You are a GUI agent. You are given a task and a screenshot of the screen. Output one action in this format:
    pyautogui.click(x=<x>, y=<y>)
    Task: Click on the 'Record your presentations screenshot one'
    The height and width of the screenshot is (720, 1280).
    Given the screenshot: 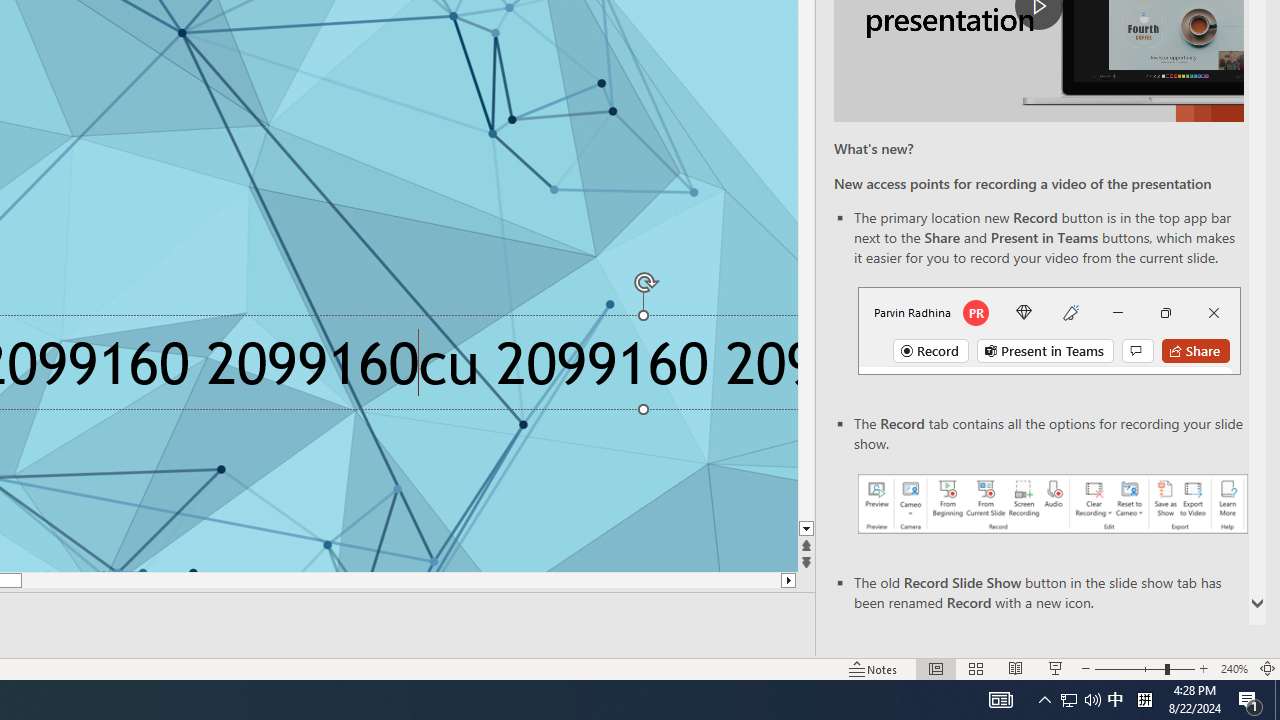 What is the action you would take?
    pyautogui.click(x=1051, y=502)
    